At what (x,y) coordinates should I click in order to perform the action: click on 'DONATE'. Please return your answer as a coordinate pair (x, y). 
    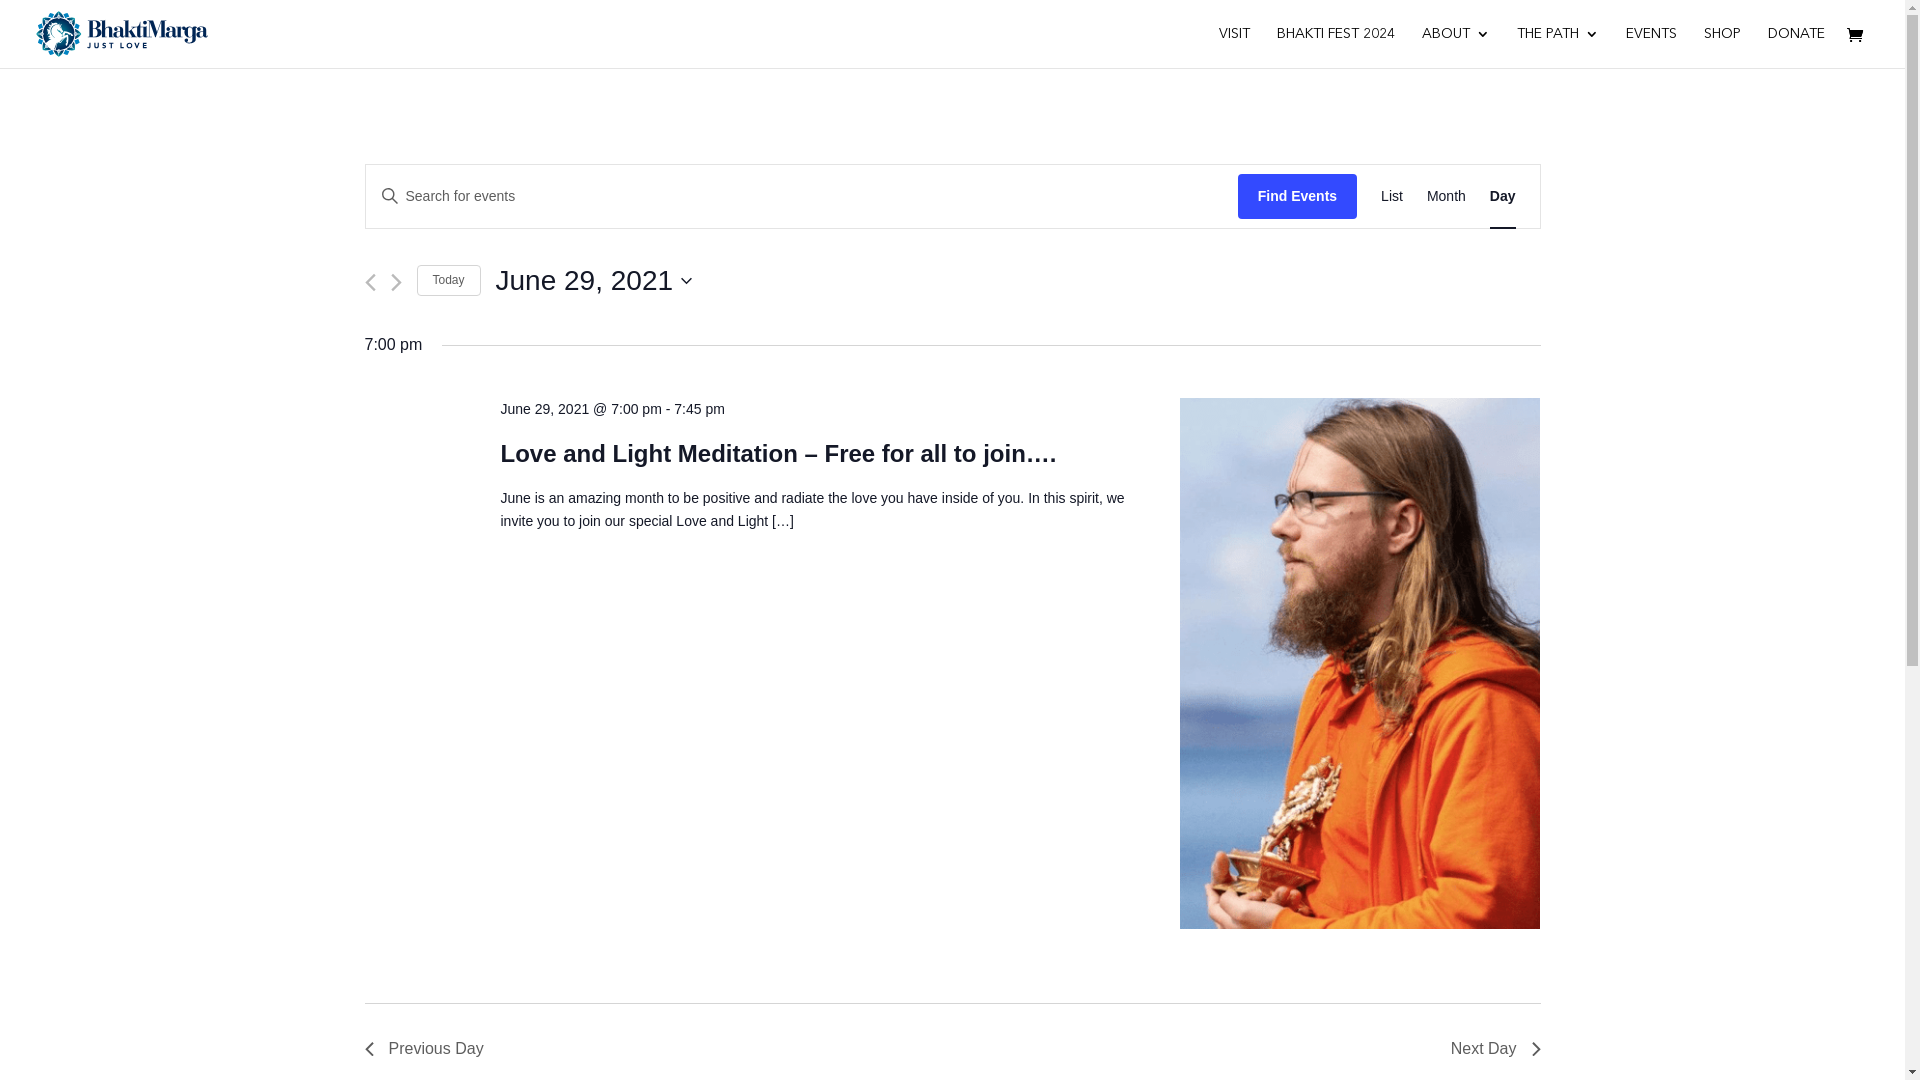
    Looking at the image, I should click on (1796, 46).